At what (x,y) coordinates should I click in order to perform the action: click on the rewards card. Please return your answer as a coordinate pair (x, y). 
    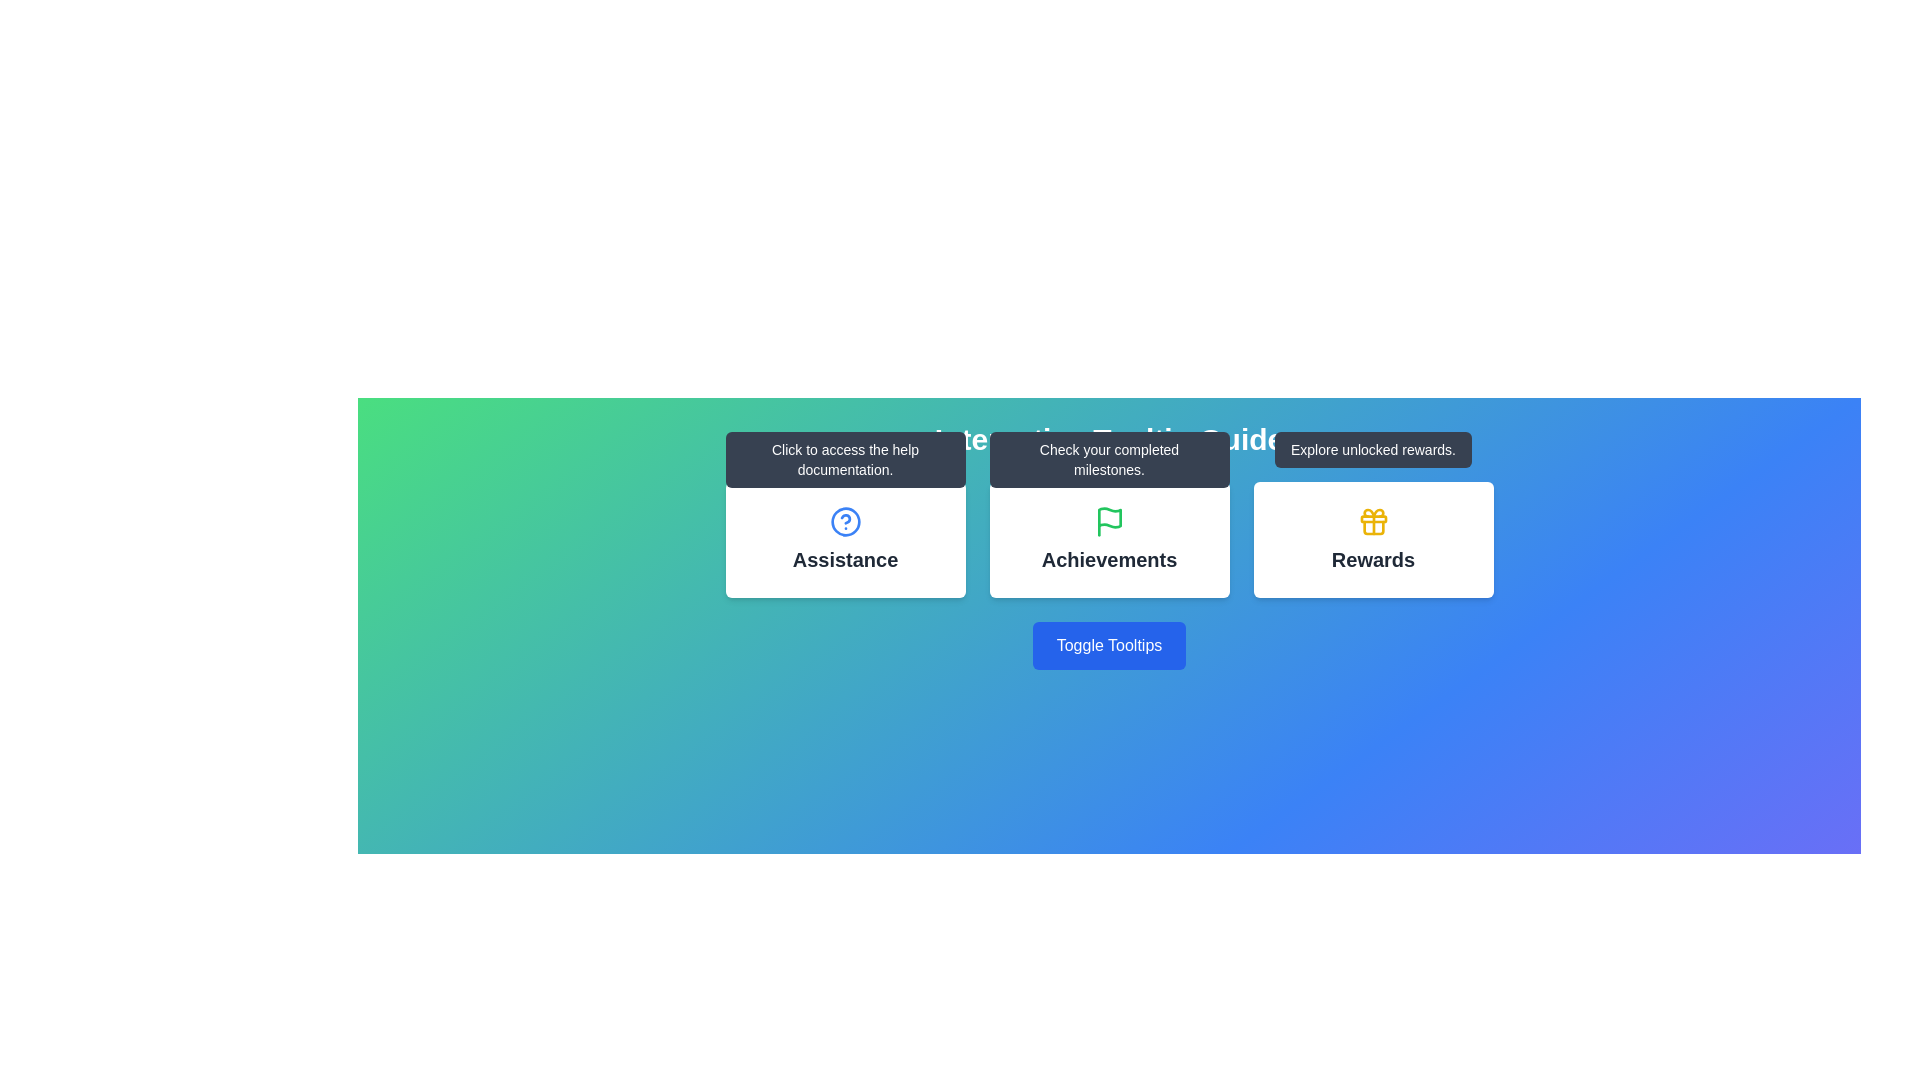
    Looking at the image, I should click on (1372, 540).